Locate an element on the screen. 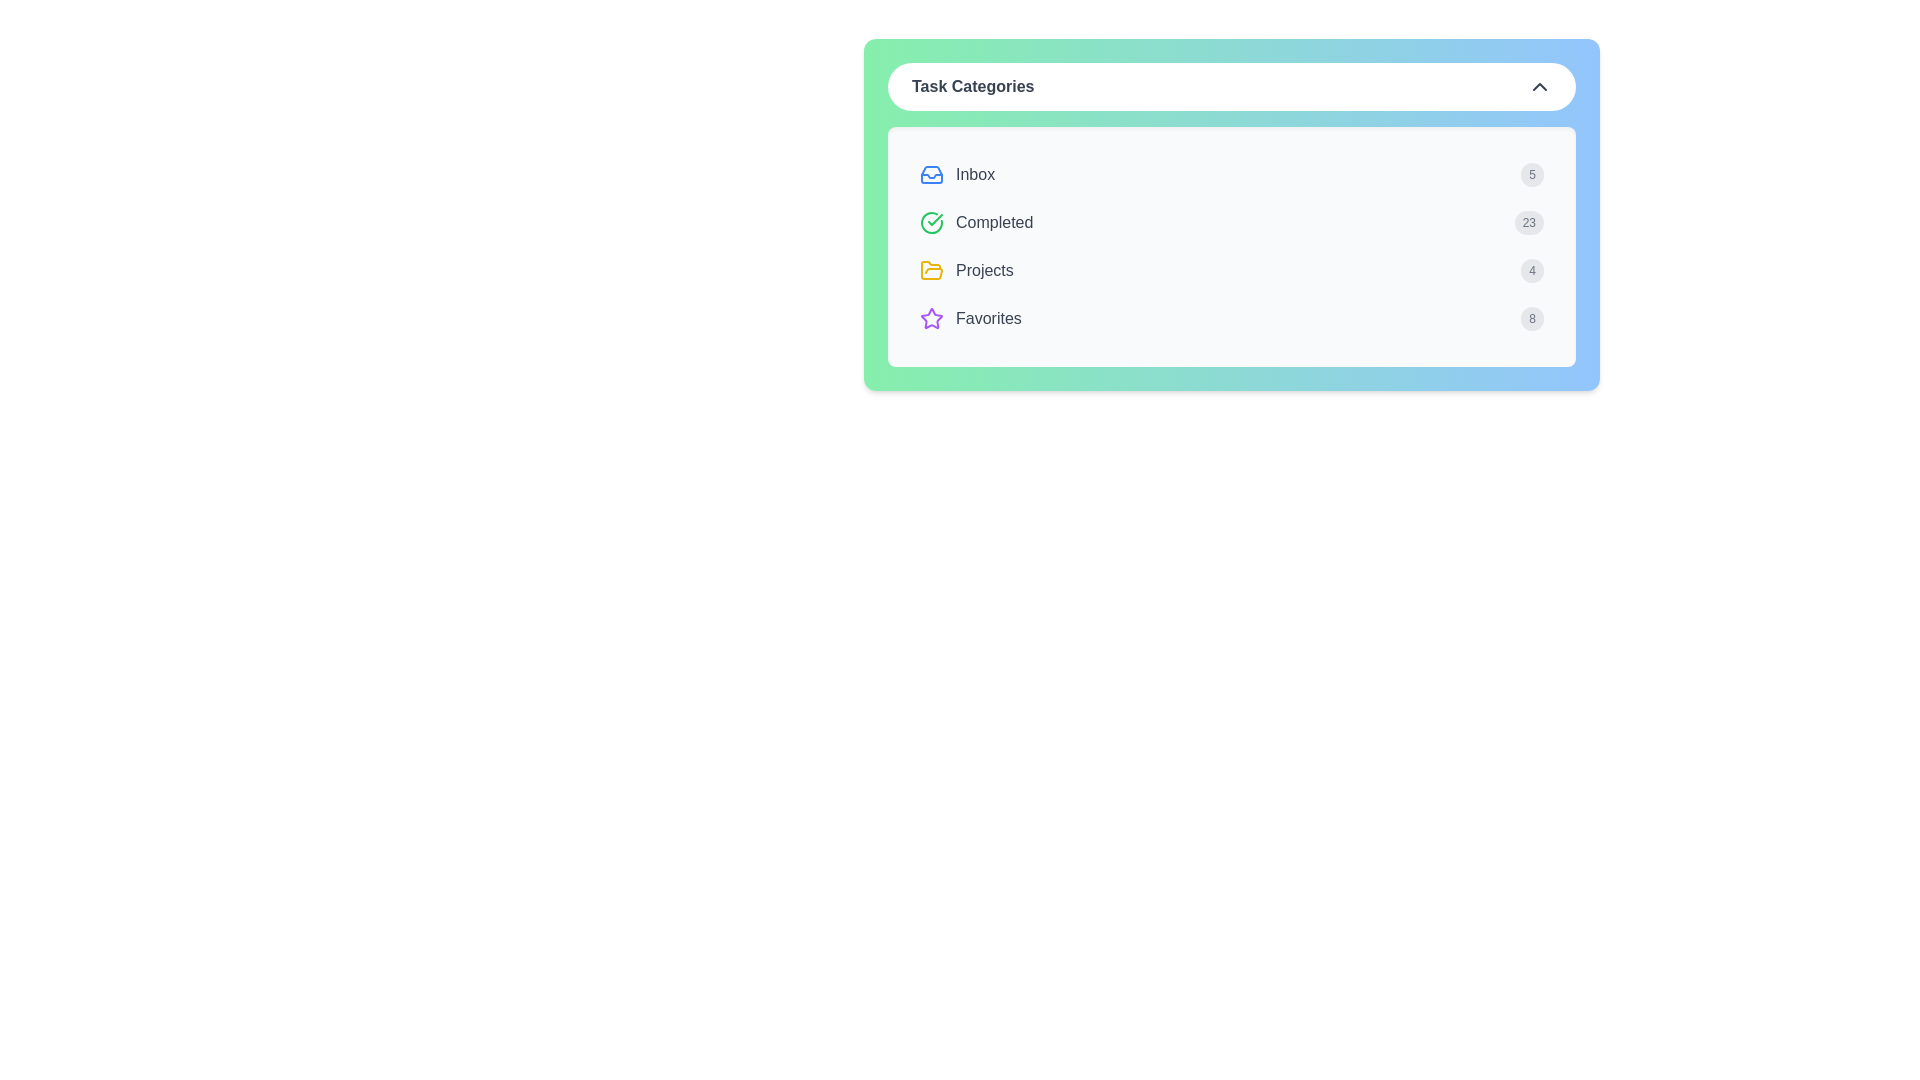  the Badge that displays the count of items in the 'Favorites' category, positioned on the far right side of the 'Favorites' list item is located at coordinates (1531, 318).